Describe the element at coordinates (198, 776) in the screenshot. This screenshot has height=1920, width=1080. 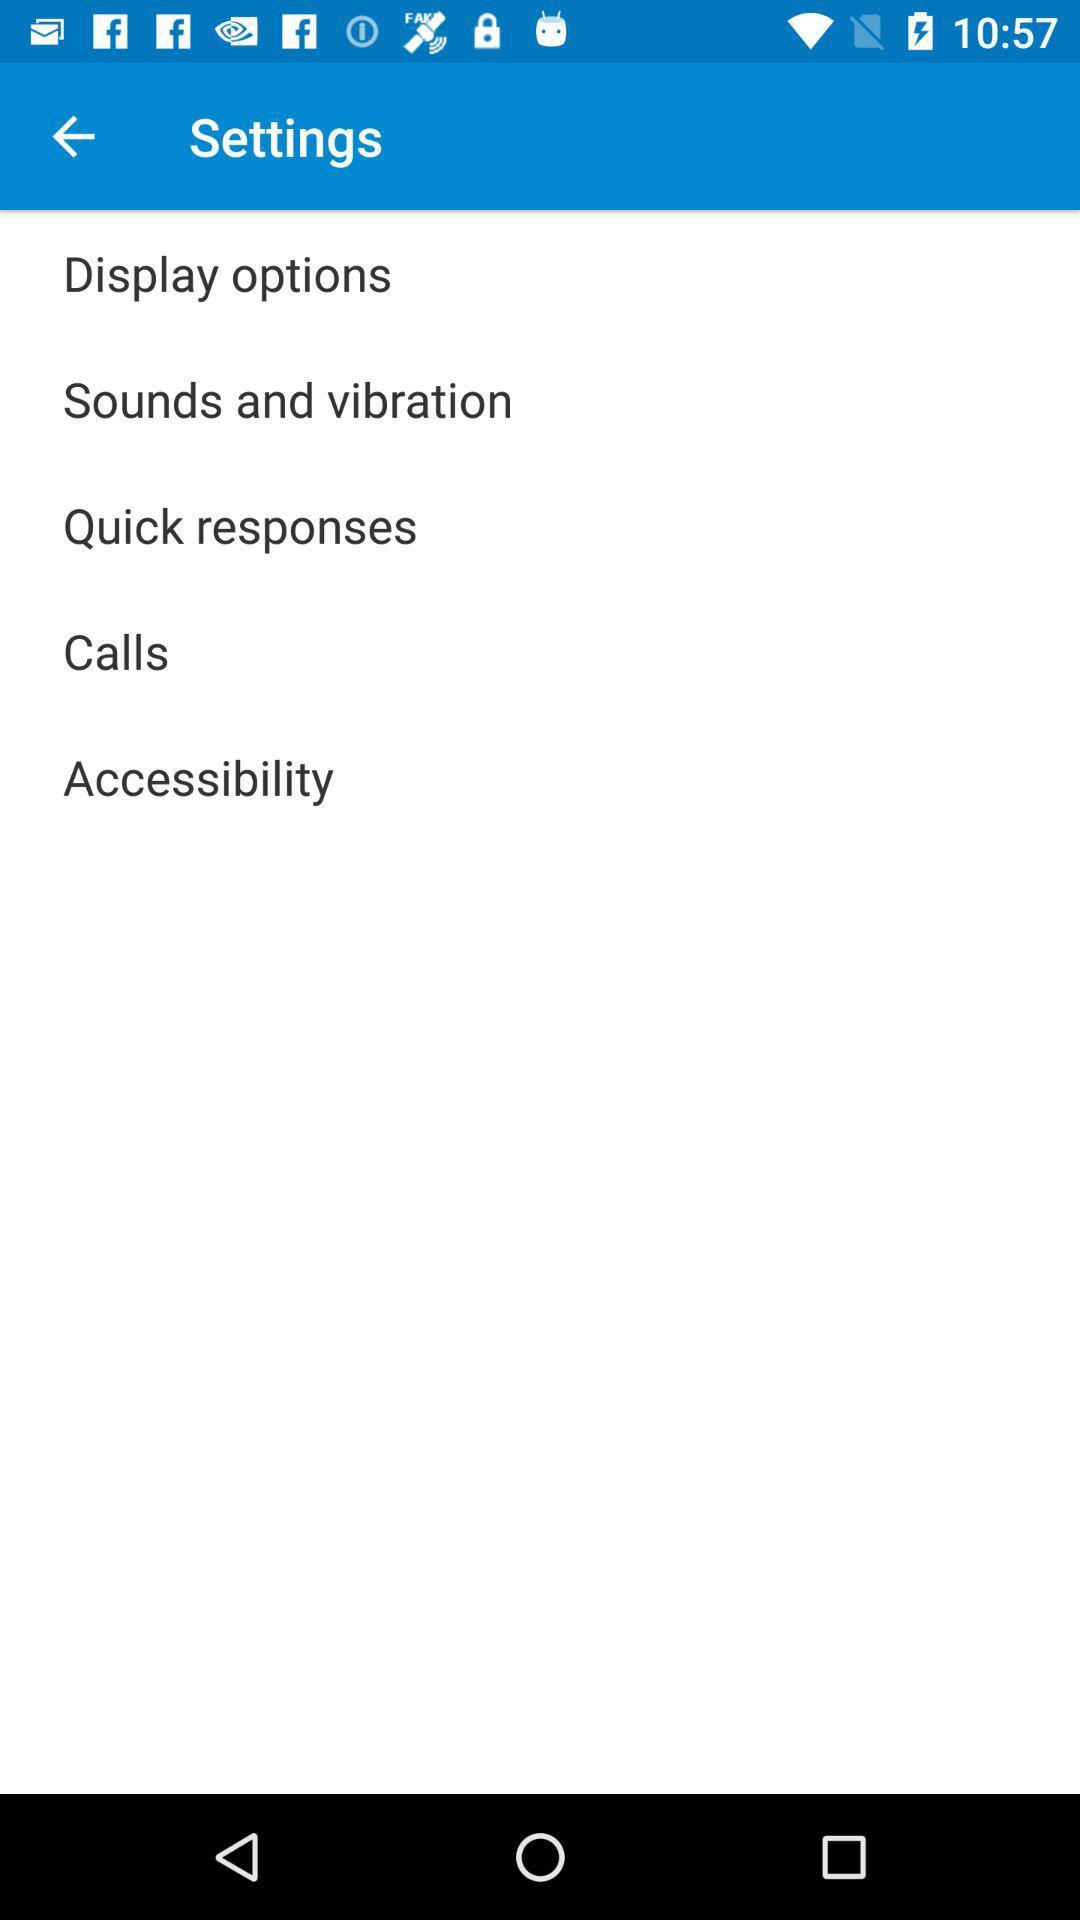
I see `app below the calls icon` at that location.